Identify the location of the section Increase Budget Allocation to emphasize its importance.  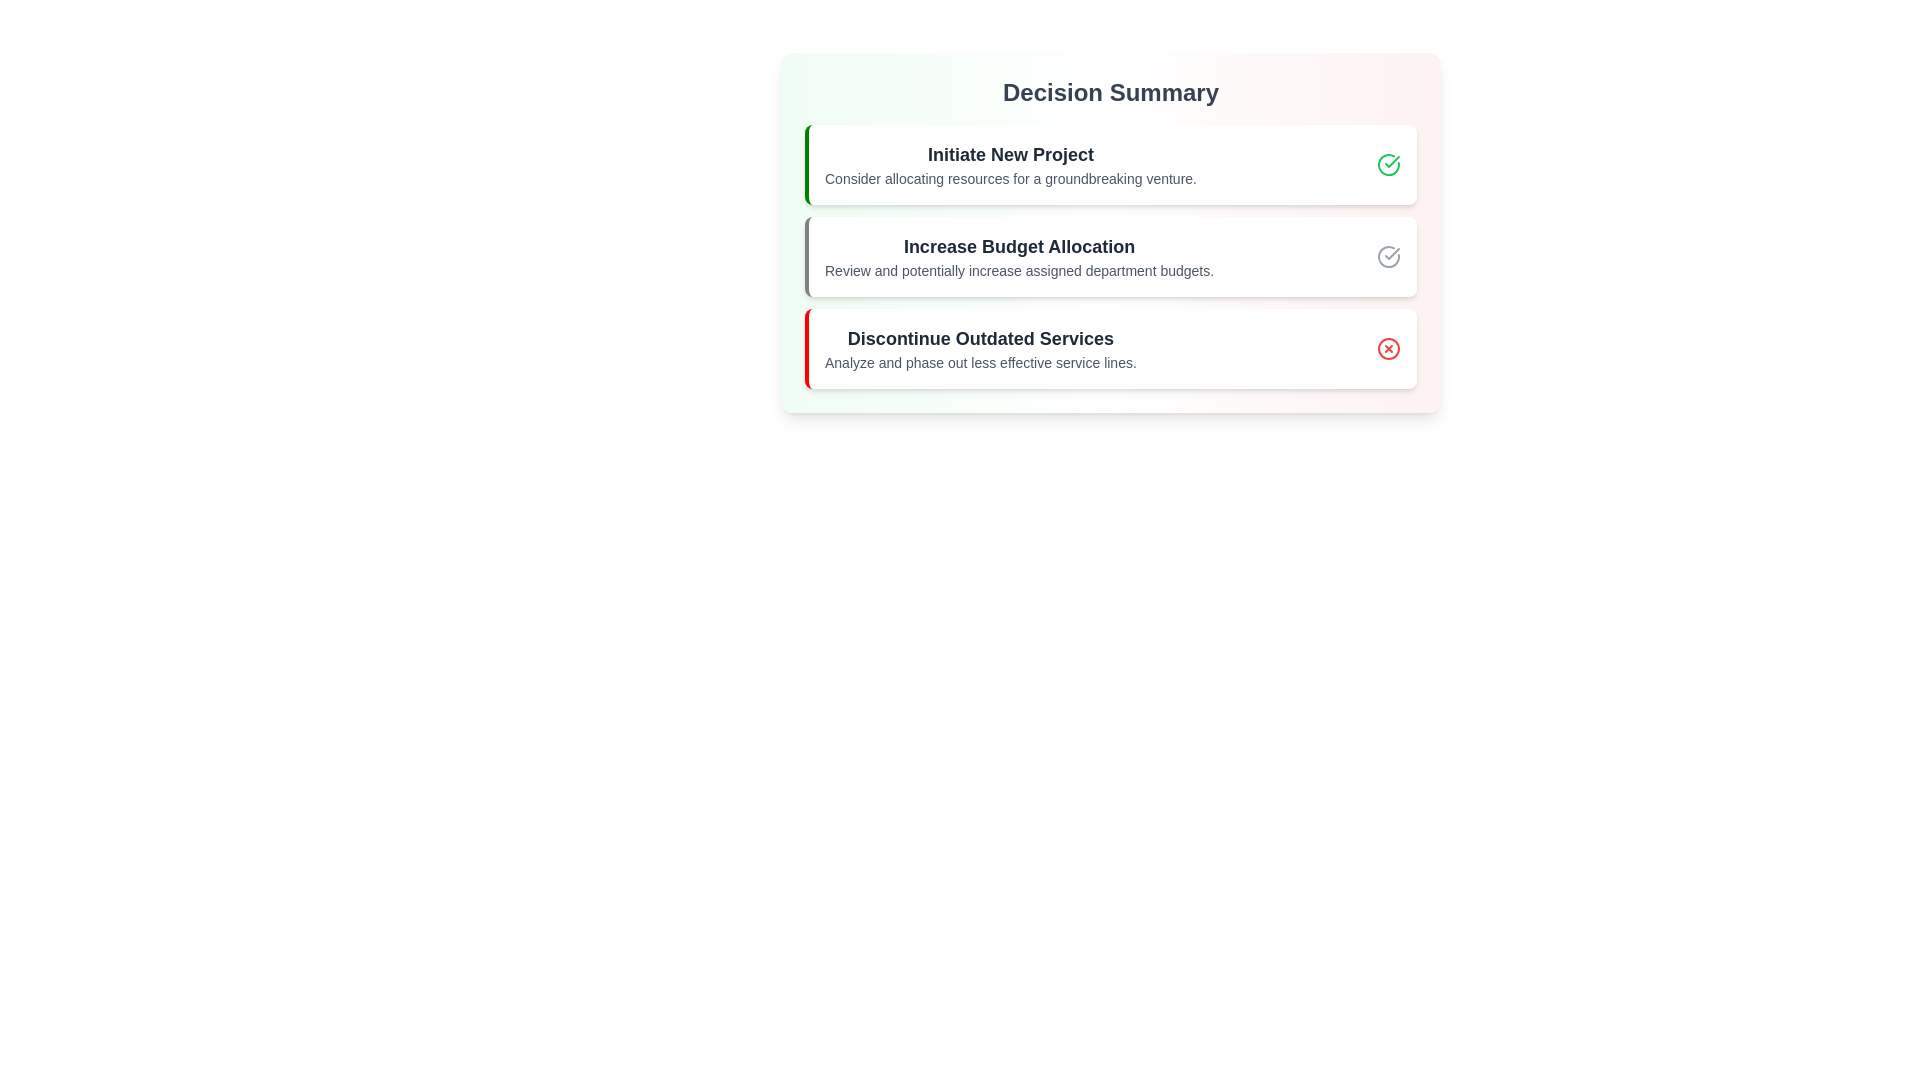
(1109, 256).